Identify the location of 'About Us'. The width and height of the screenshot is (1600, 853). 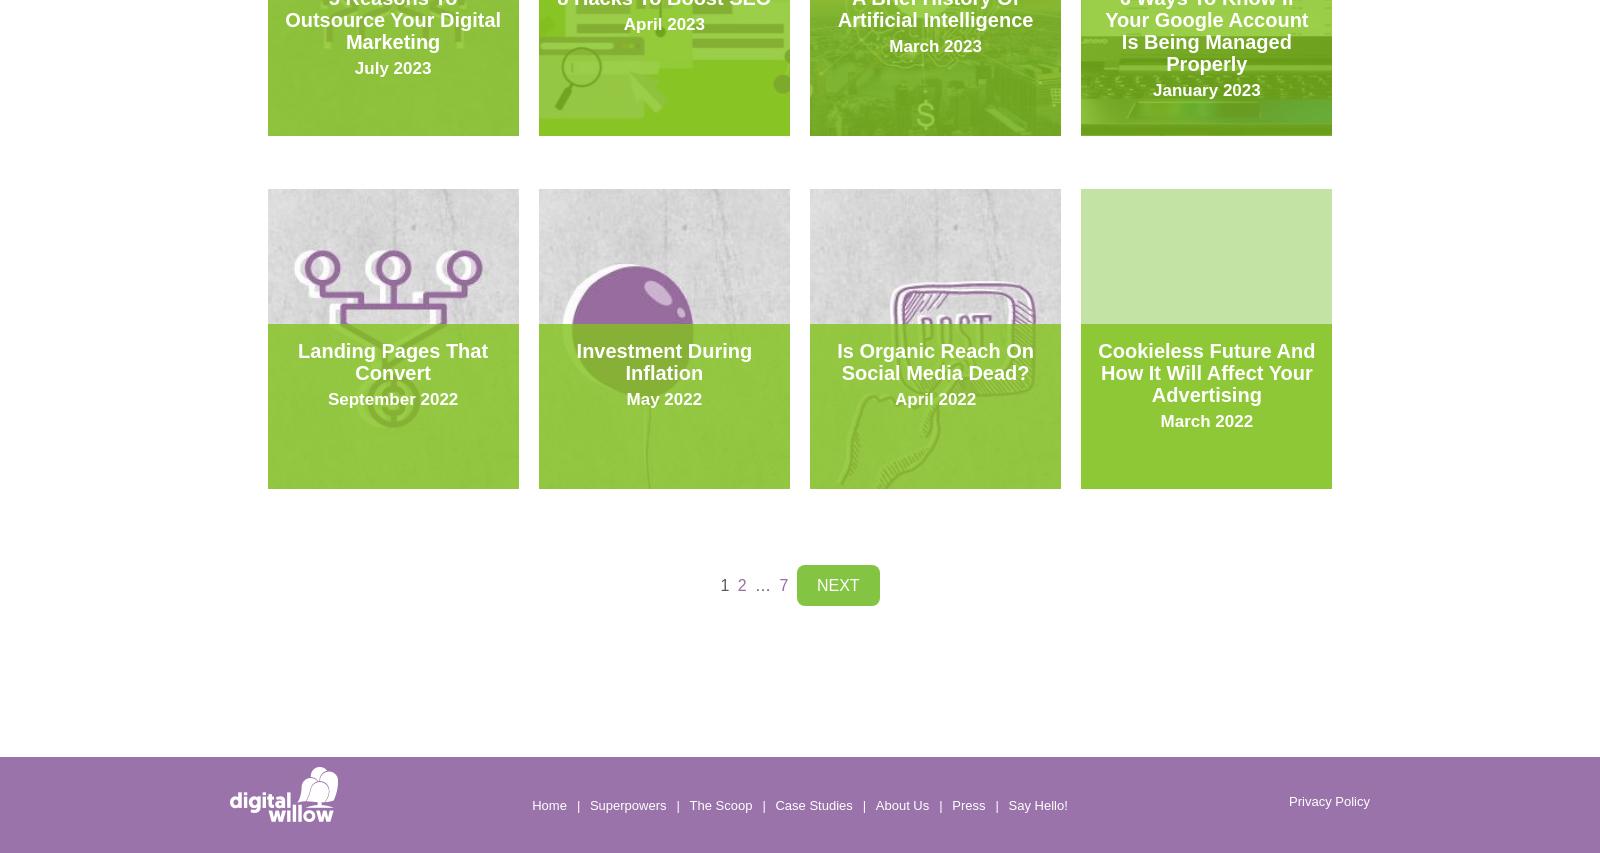
(900, 803).